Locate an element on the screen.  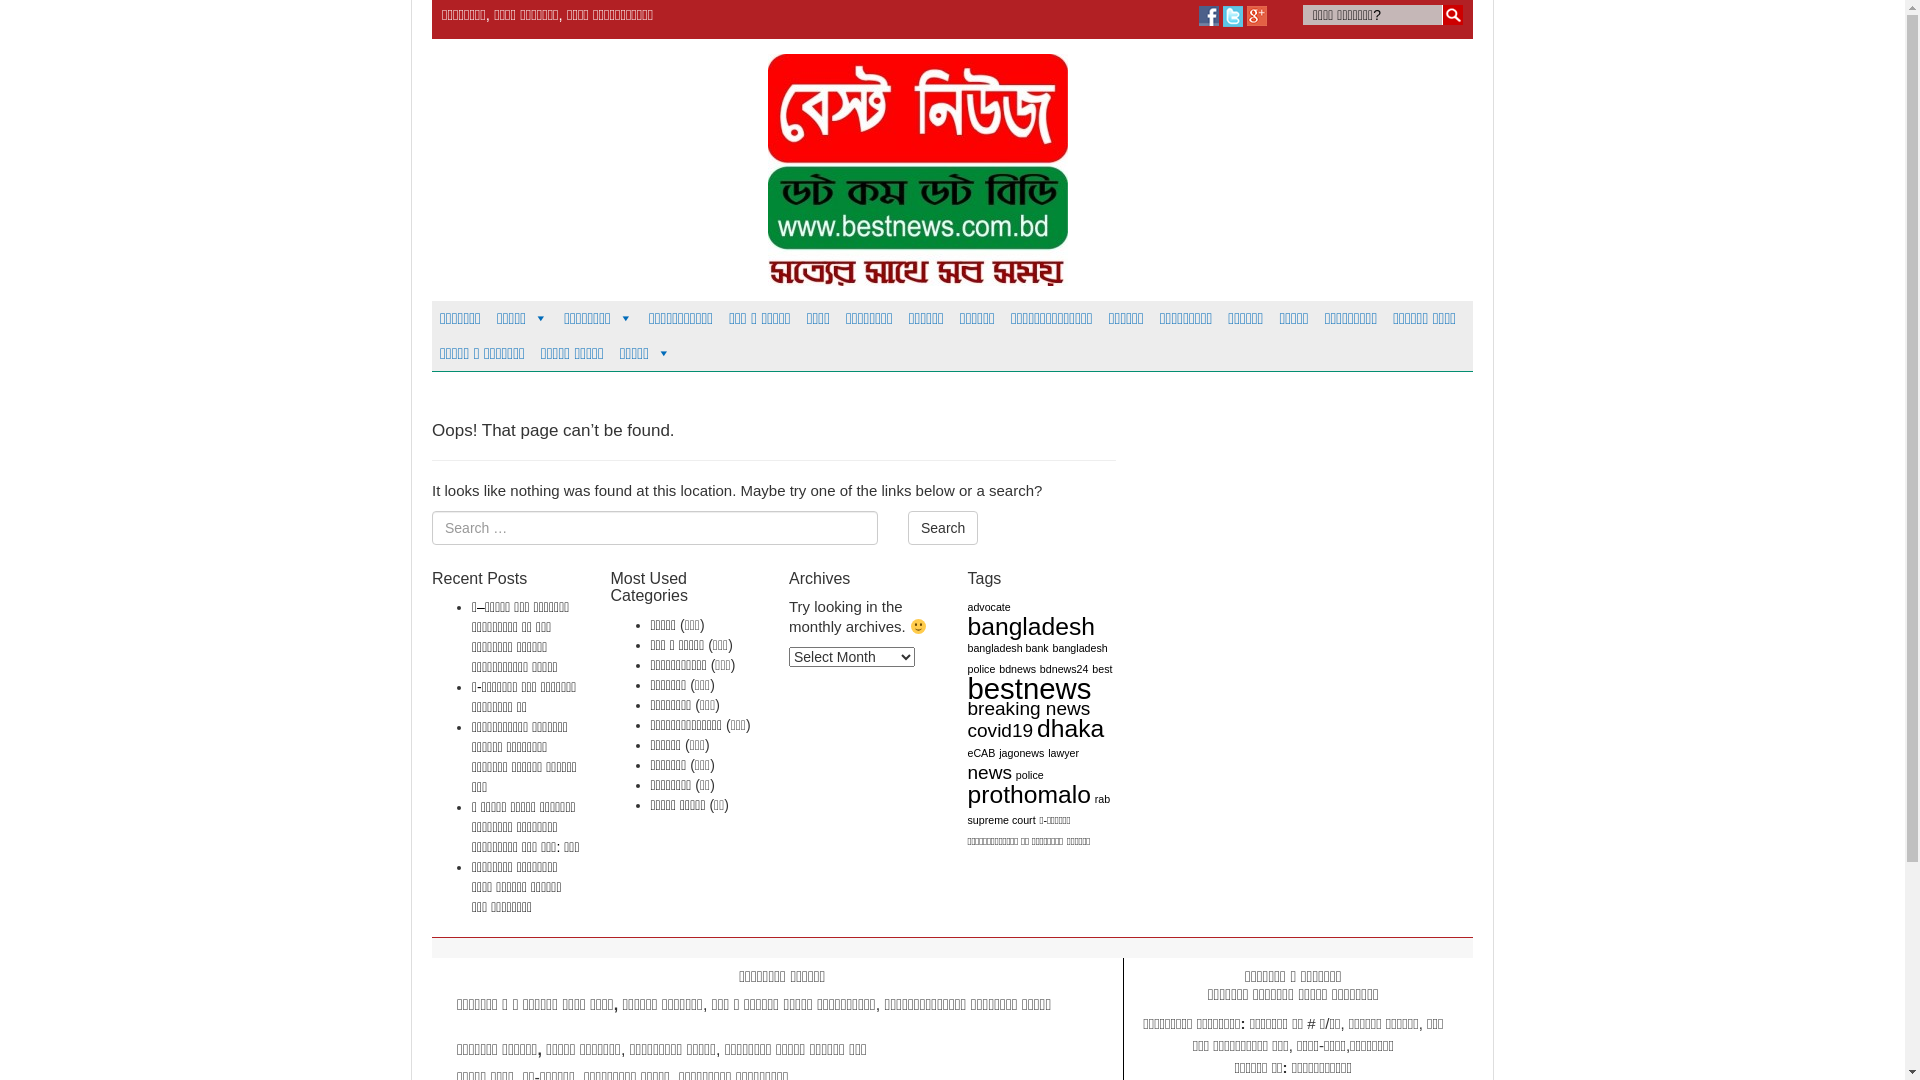
'prothomalo' is located at coordinates (1029, 793).